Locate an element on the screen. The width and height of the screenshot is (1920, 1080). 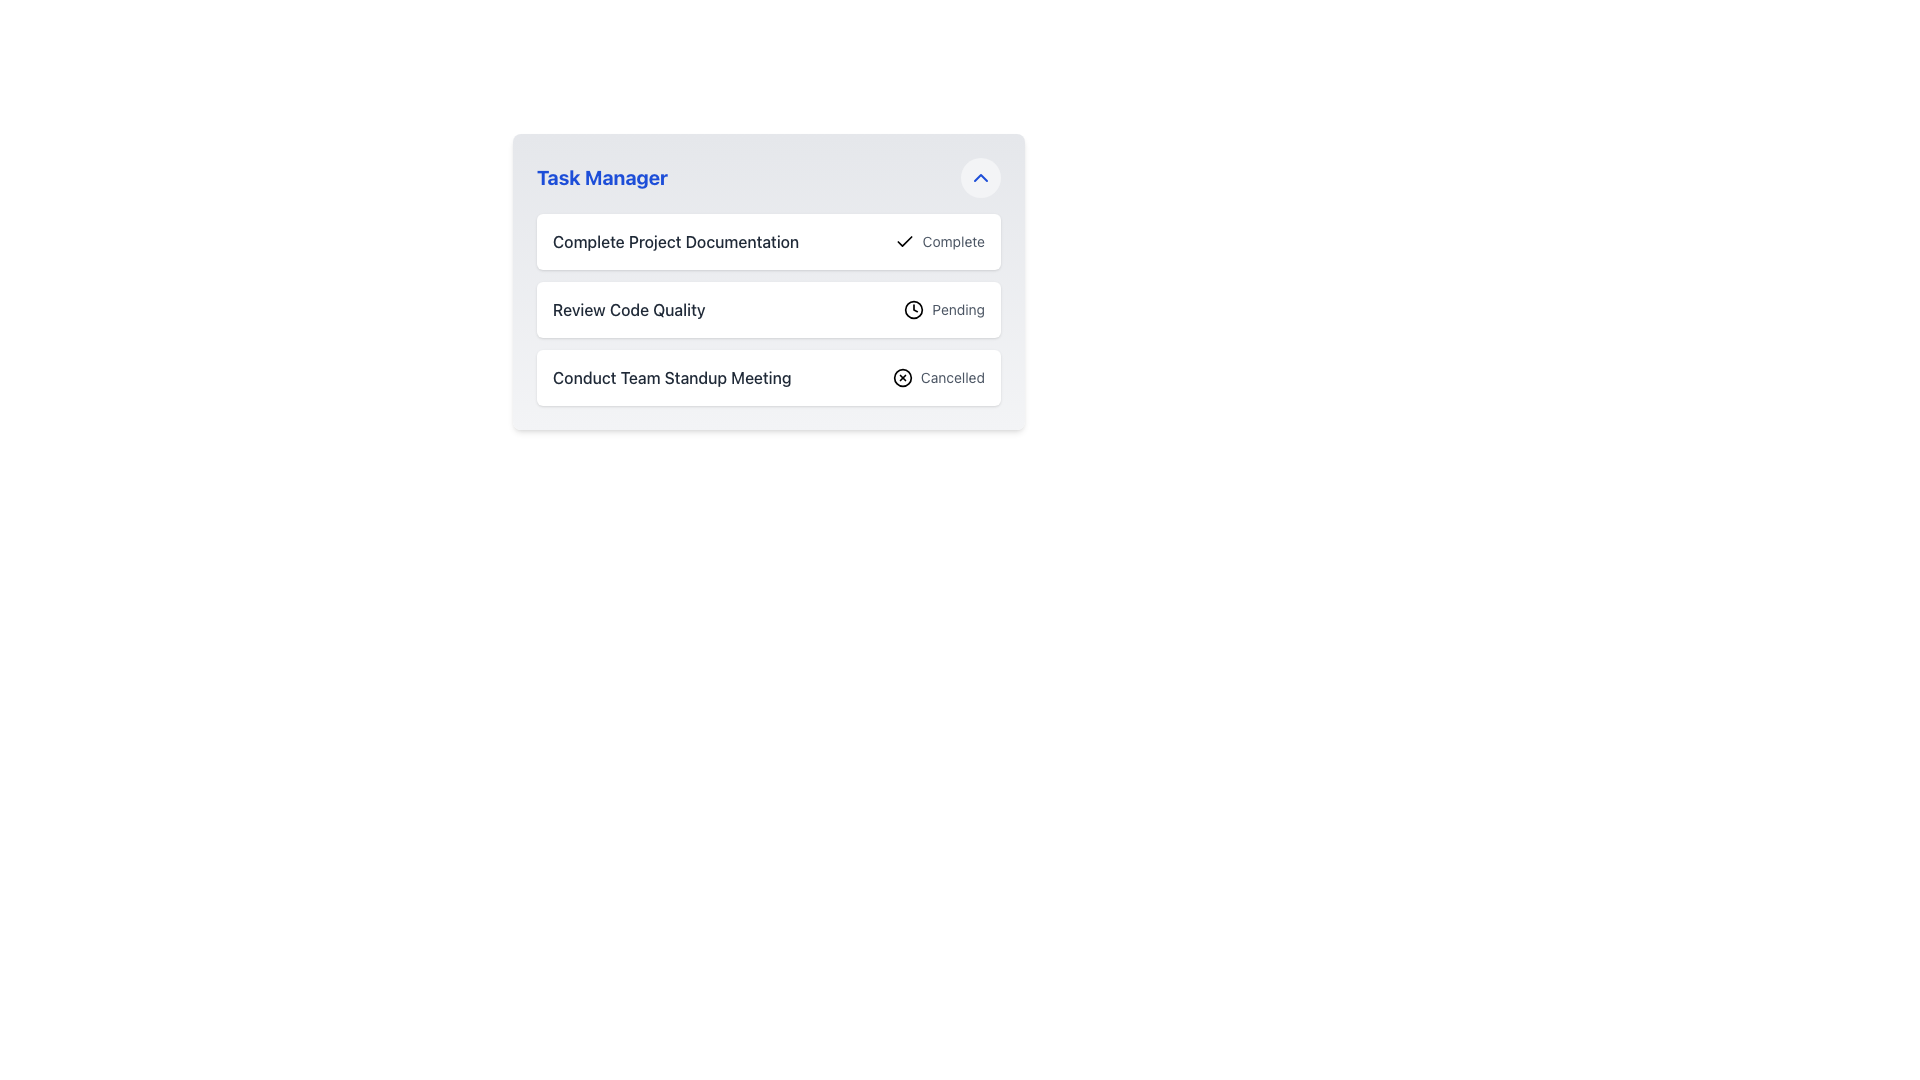
the descriptive title text label of the task item located within the task management interface is located at coordinates (672, 378).